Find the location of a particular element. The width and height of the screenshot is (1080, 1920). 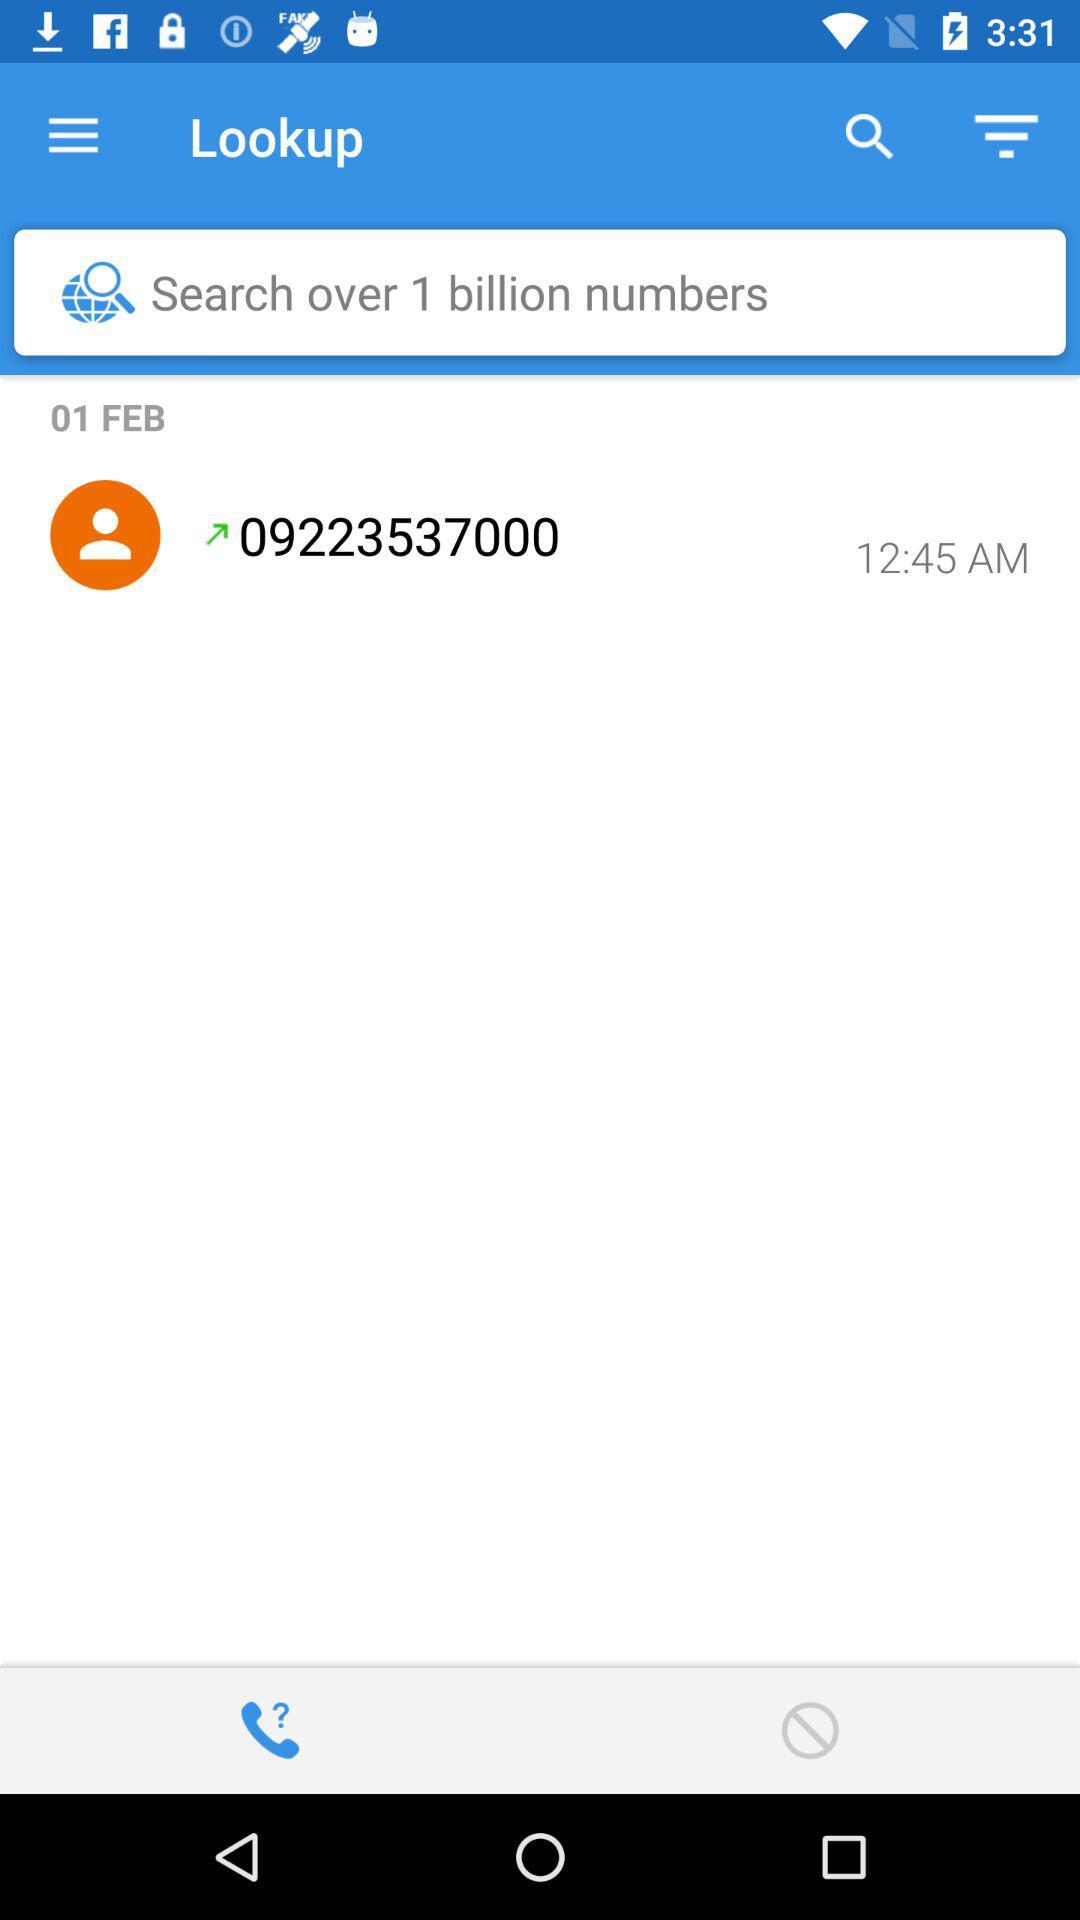

the icon next to the search over 1 is located at coordinates (98, 291).